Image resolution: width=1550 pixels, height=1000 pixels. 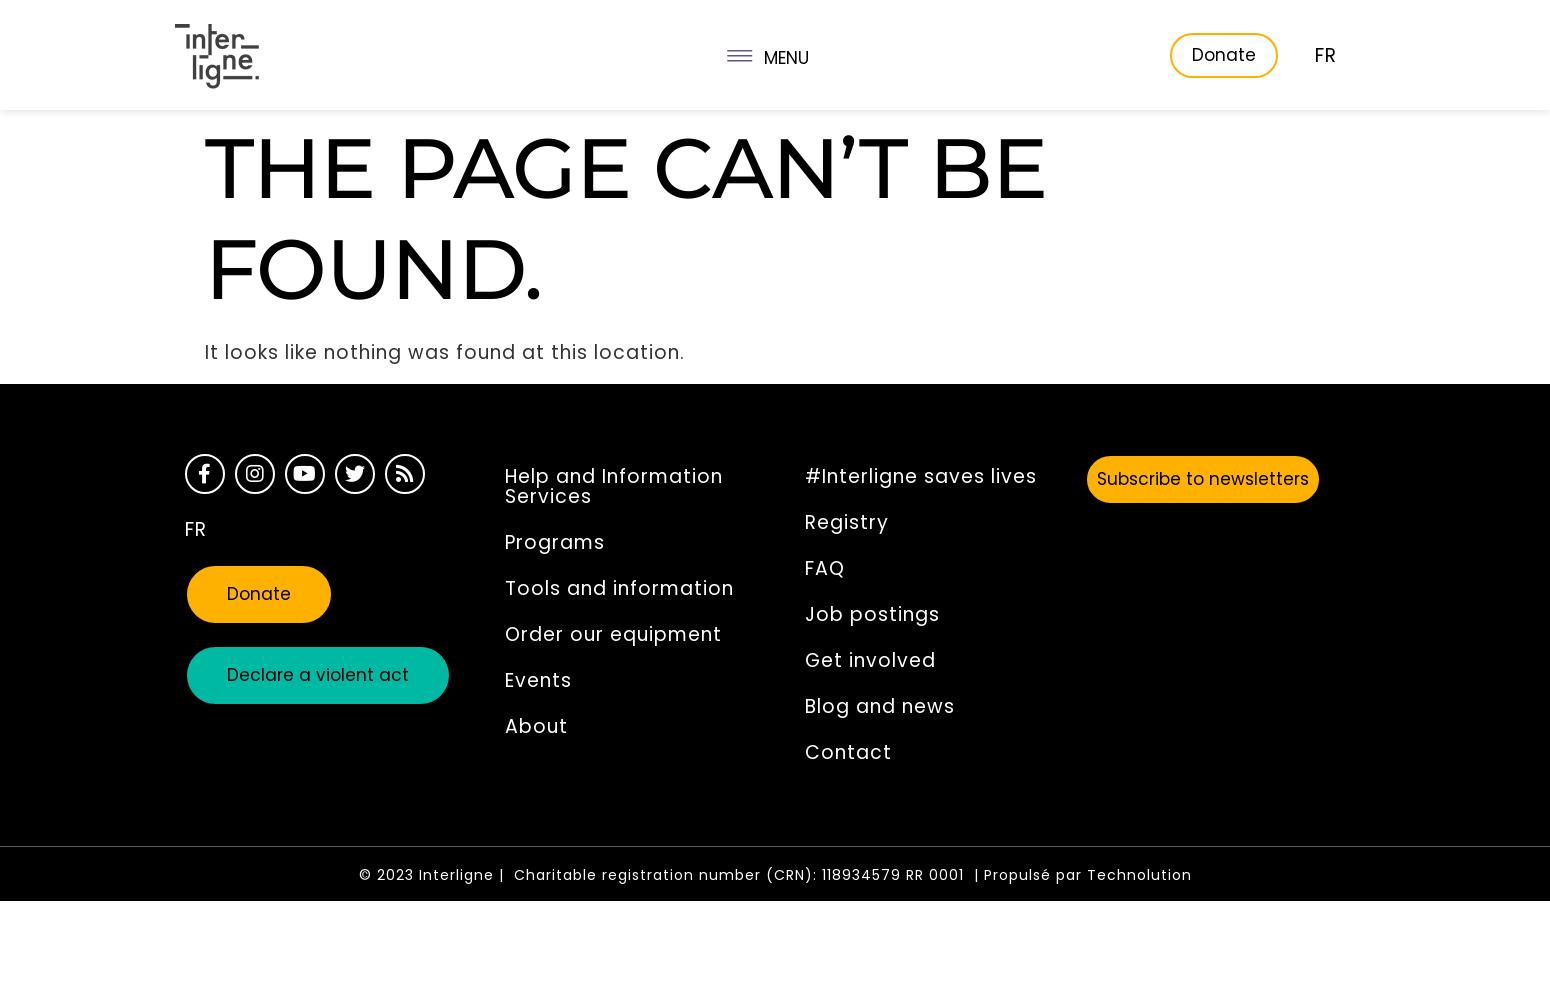 I want to click on 'Subscribe to newsletters', so click(x=1202, y=478).